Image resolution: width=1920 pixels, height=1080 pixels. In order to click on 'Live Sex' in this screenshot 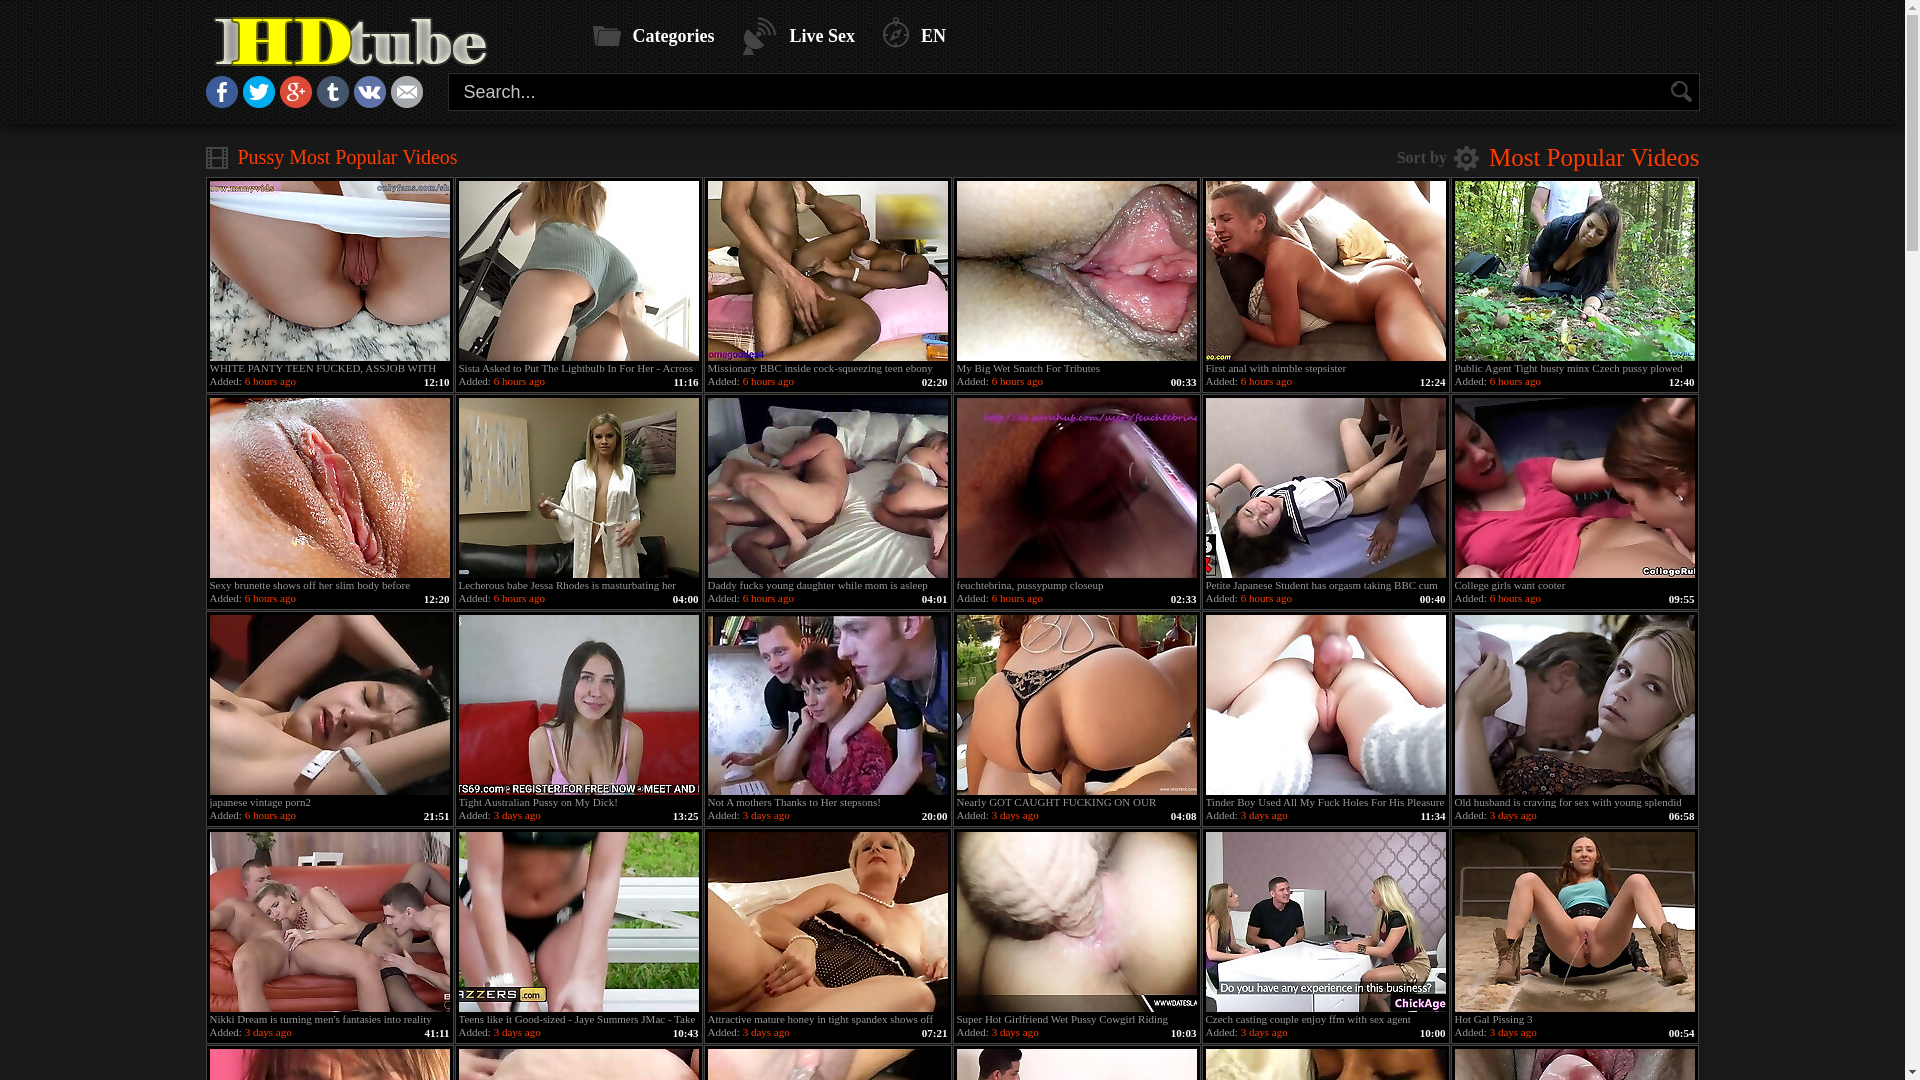, I will do `click(797, 35)`.